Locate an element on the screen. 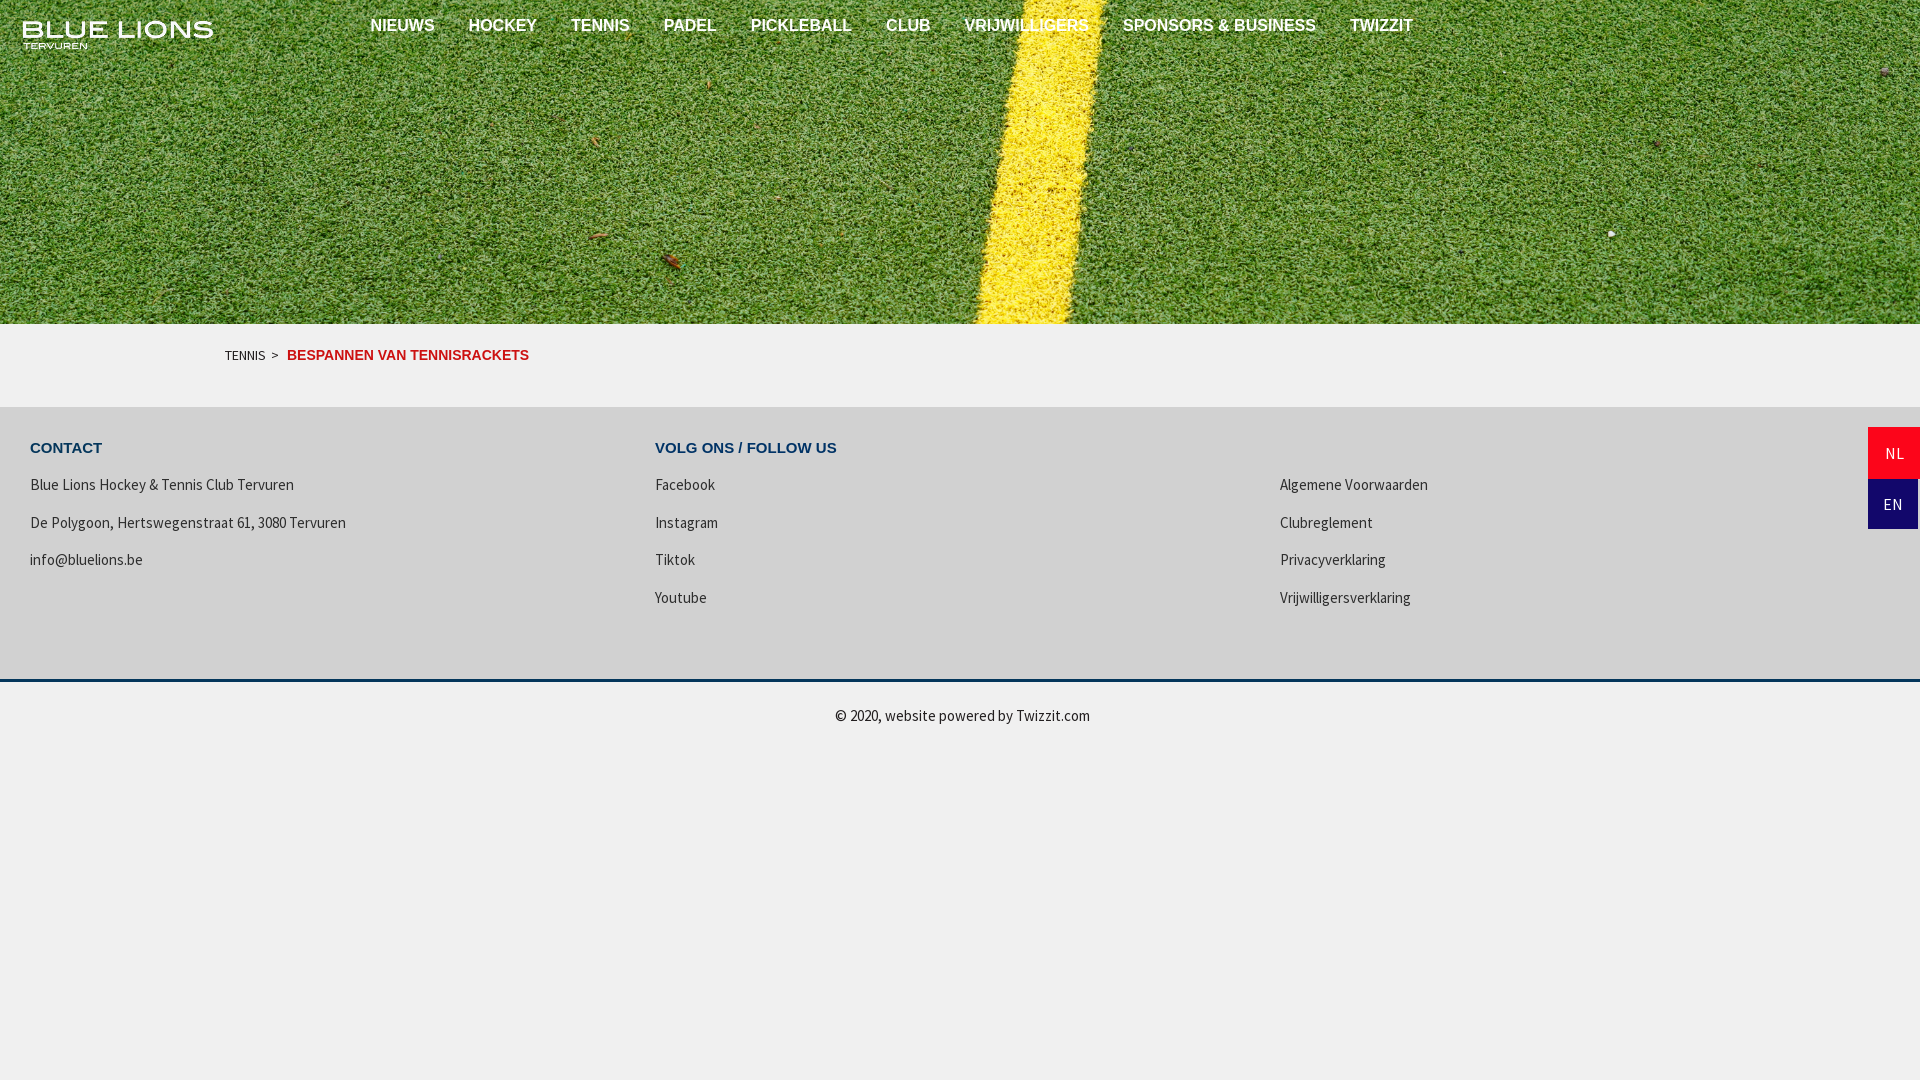 This screenshot has width=1920, height=1080. 'SPONSORS & BUSINESS' is located at coordinates (1123, 26).